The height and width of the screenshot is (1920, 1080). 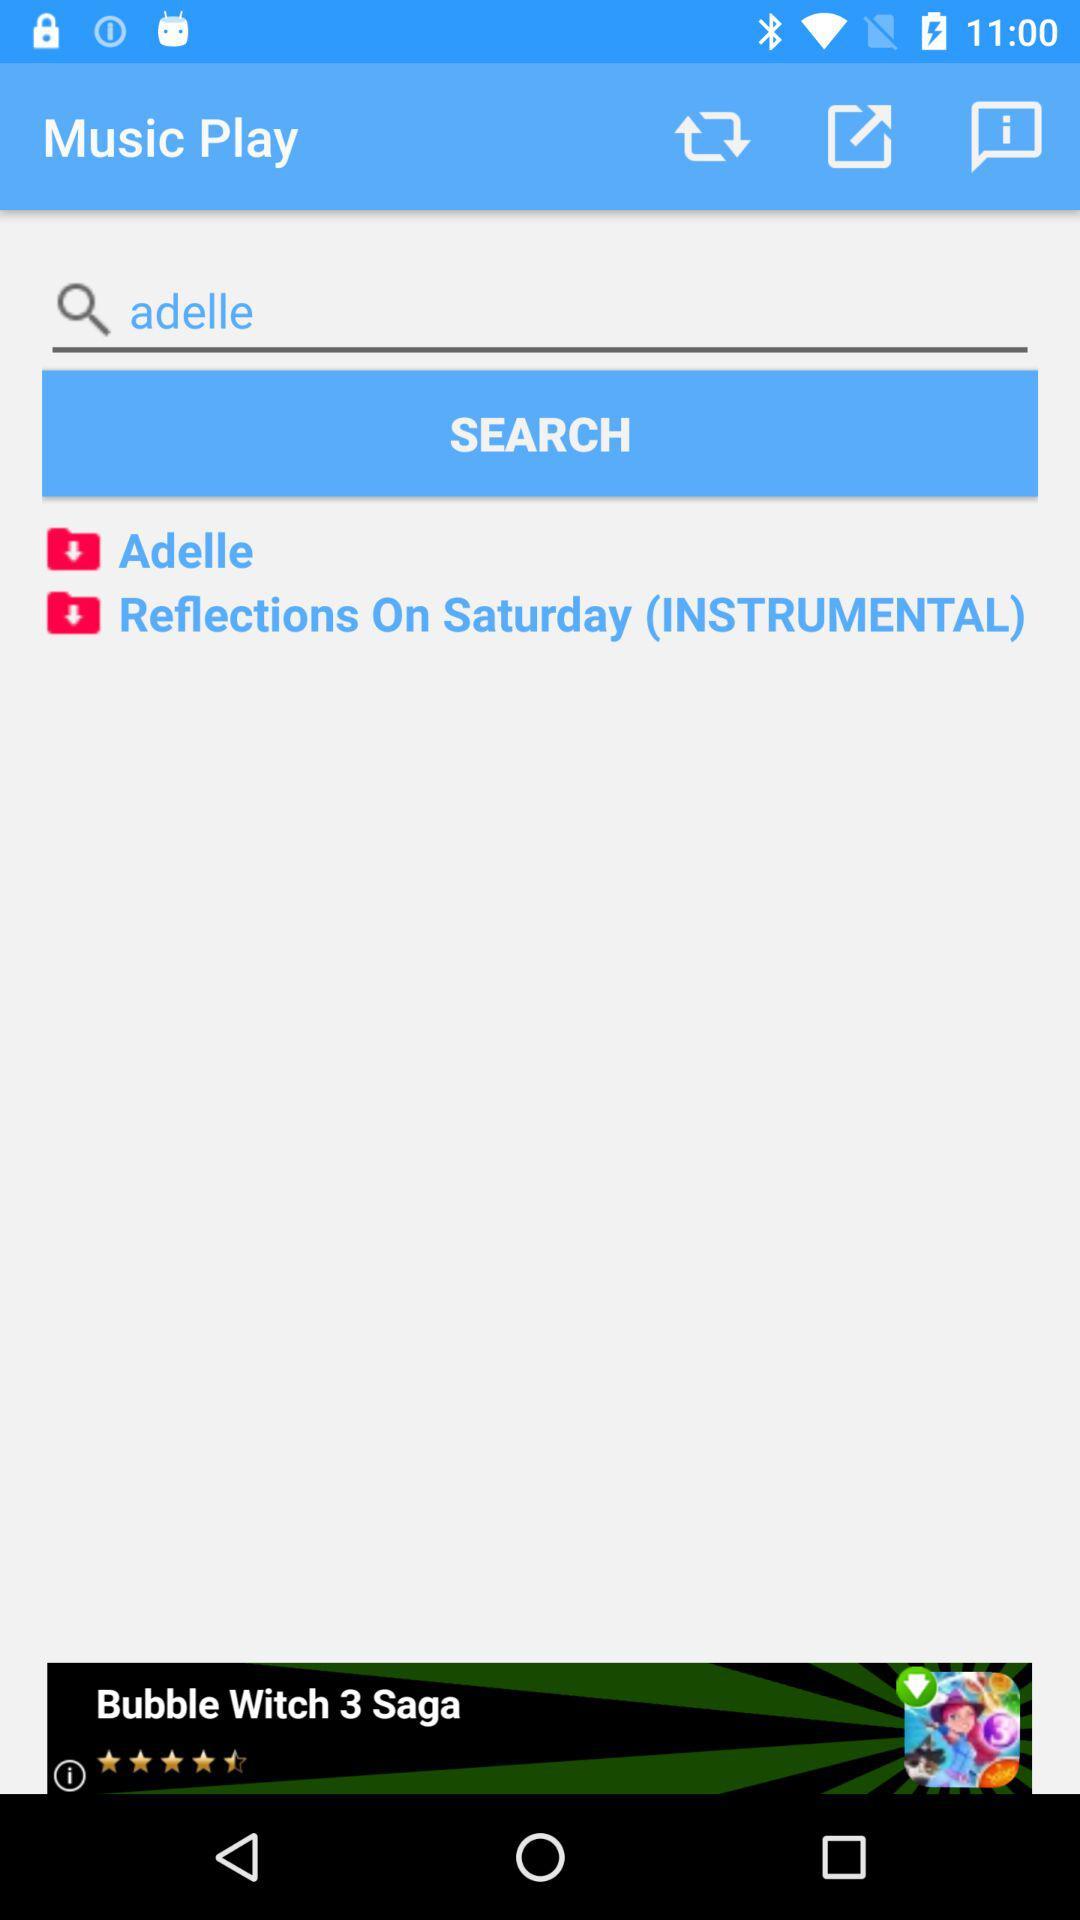 What do you see at coordinates (540, 432) in the screenshot?
I see `item below the adelle item` at bounding box center [540, 432].